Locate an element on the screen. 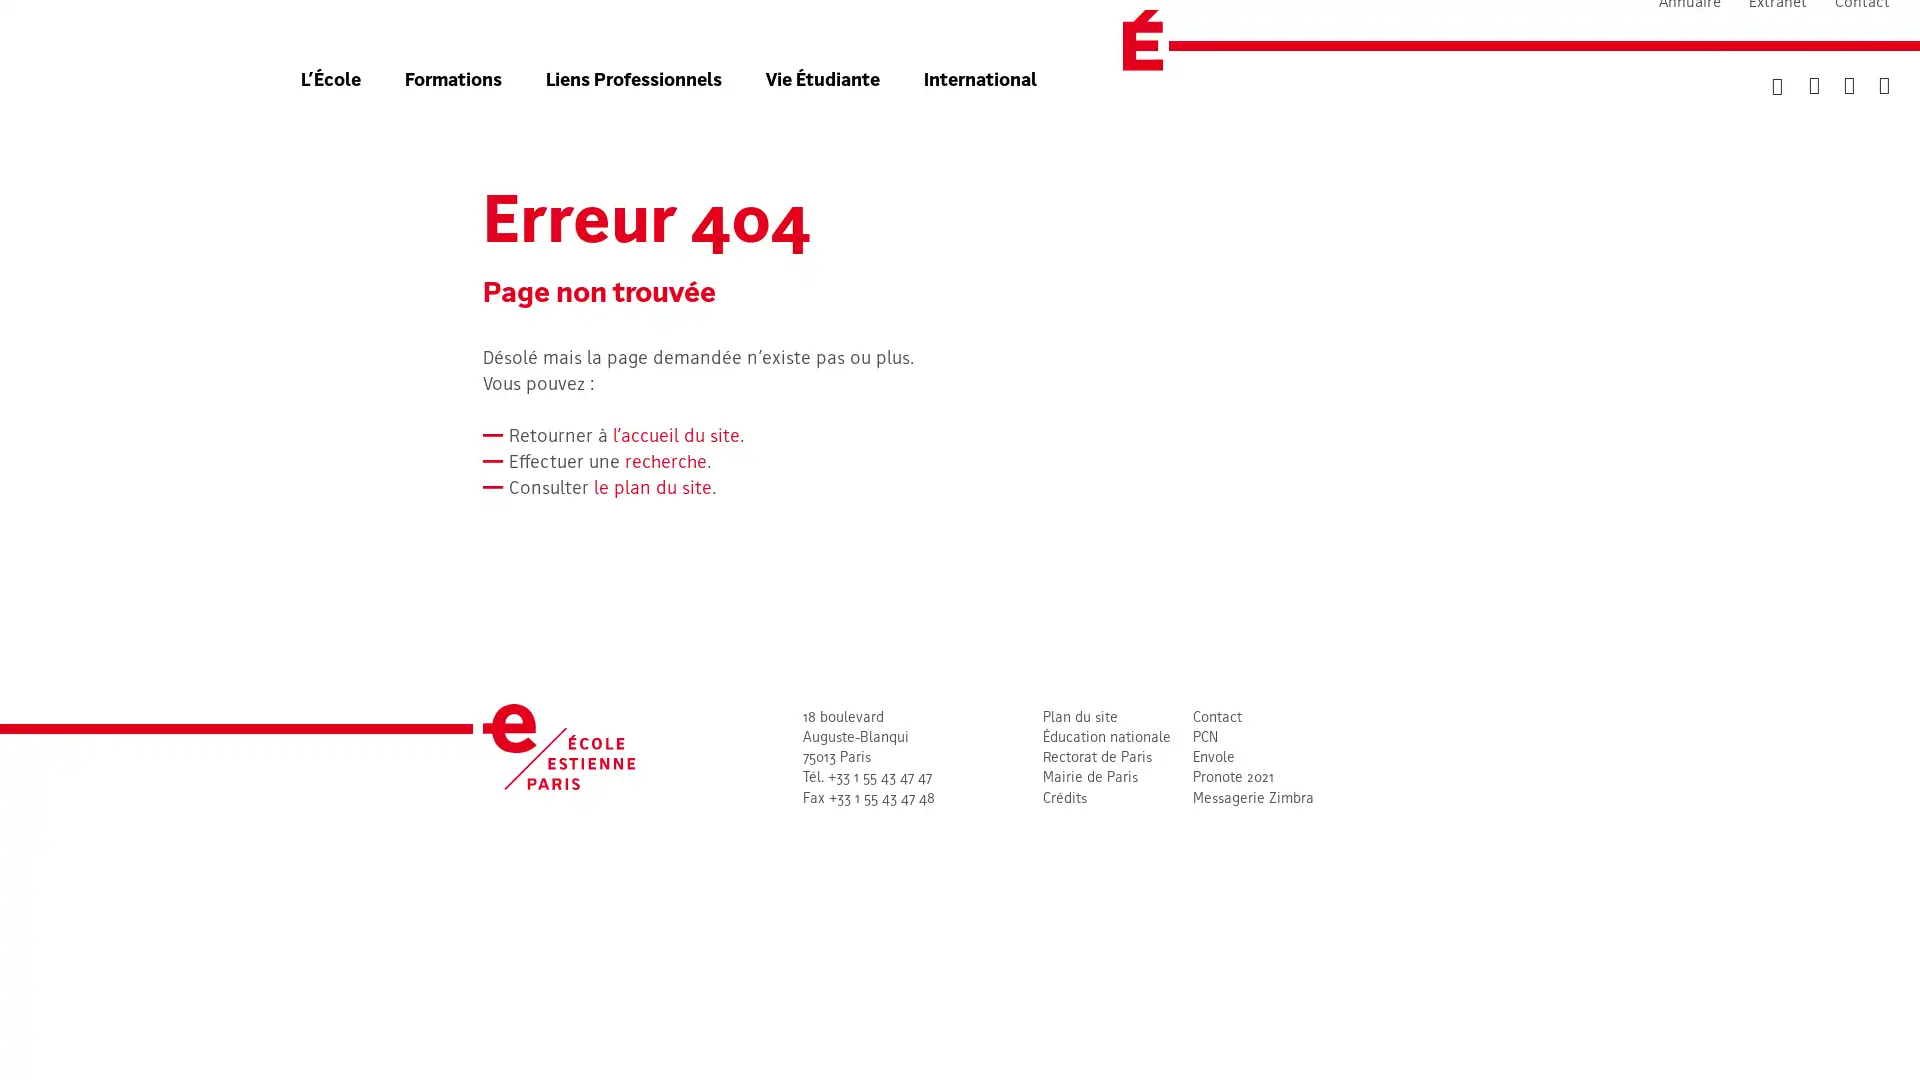 The width and height of the screenshot is (1920, 1080). Rechercher is located at coordinates (1751, 123).